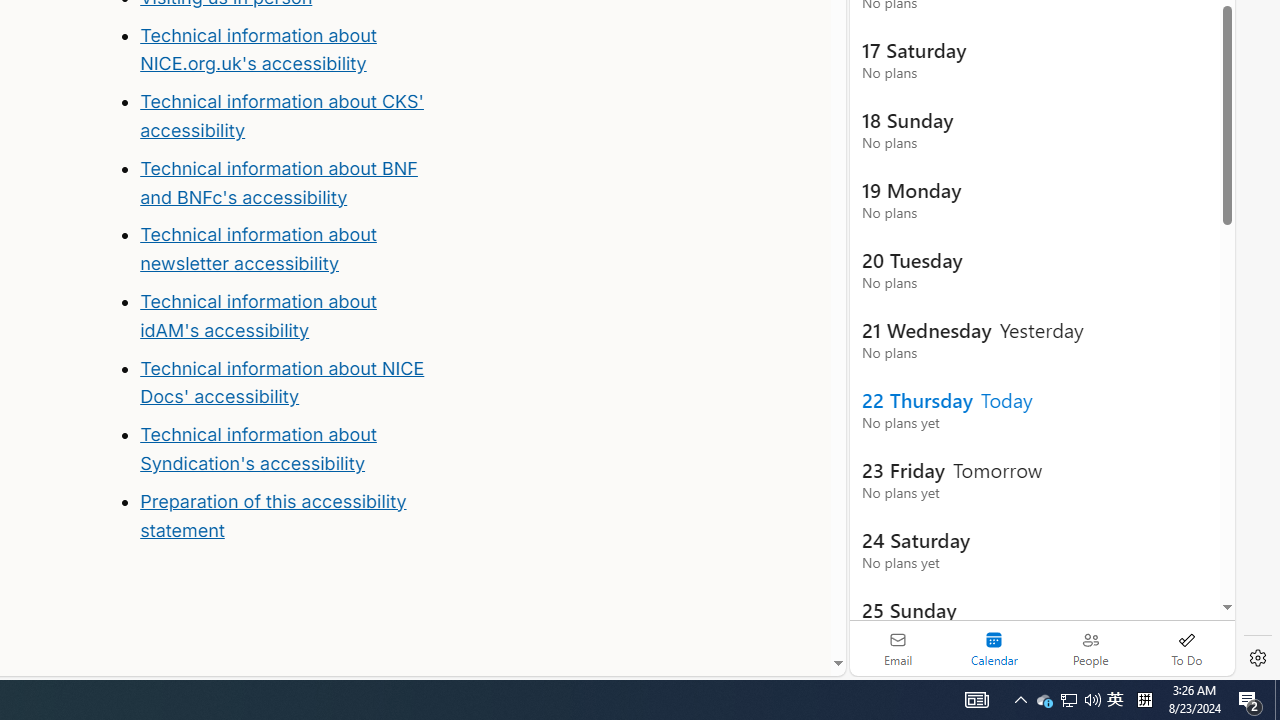 The height and width of the screenshot is (720, 1280). What do you see at coordinates (257, 447) in the screenshot?
I see `'Technical information about Syndication'` at bounding box center [257, 447].